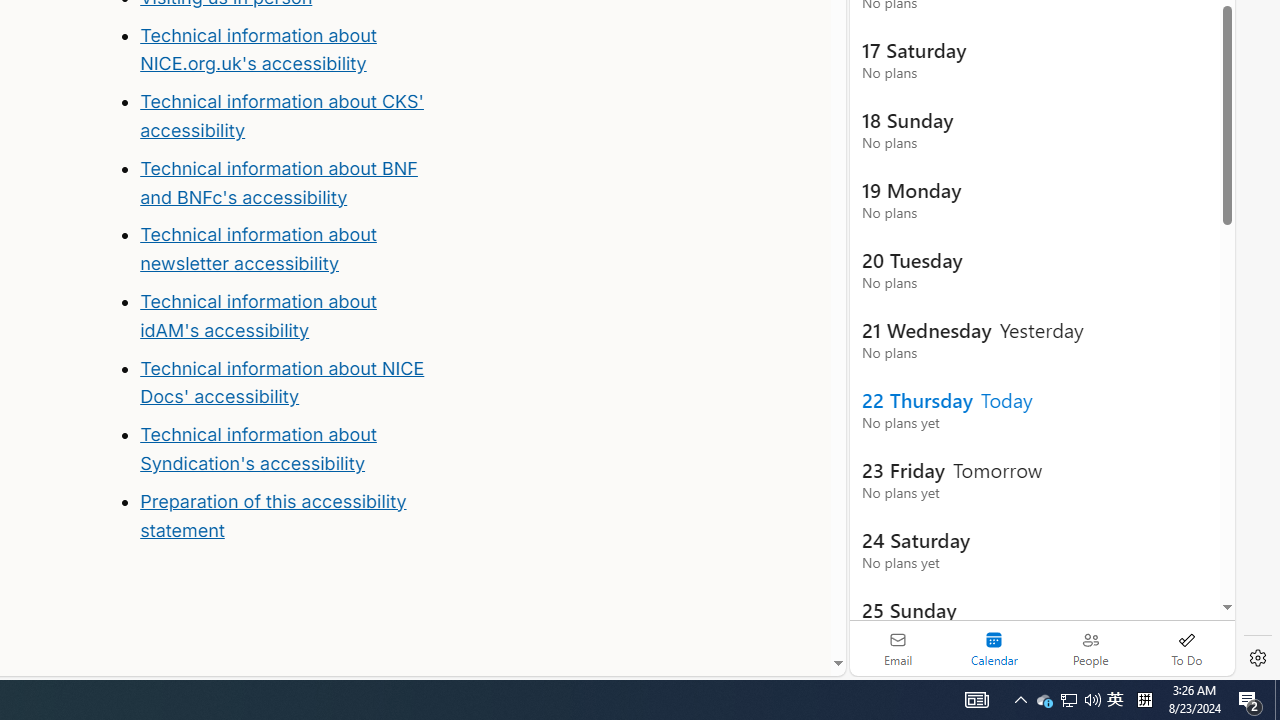 The height and width of the screenshot is (720, 1280). What do you see at coordinates (257, 447) in the screenshot?
I see `'Technical information about Syndication'` at bounding box center [257, 447].